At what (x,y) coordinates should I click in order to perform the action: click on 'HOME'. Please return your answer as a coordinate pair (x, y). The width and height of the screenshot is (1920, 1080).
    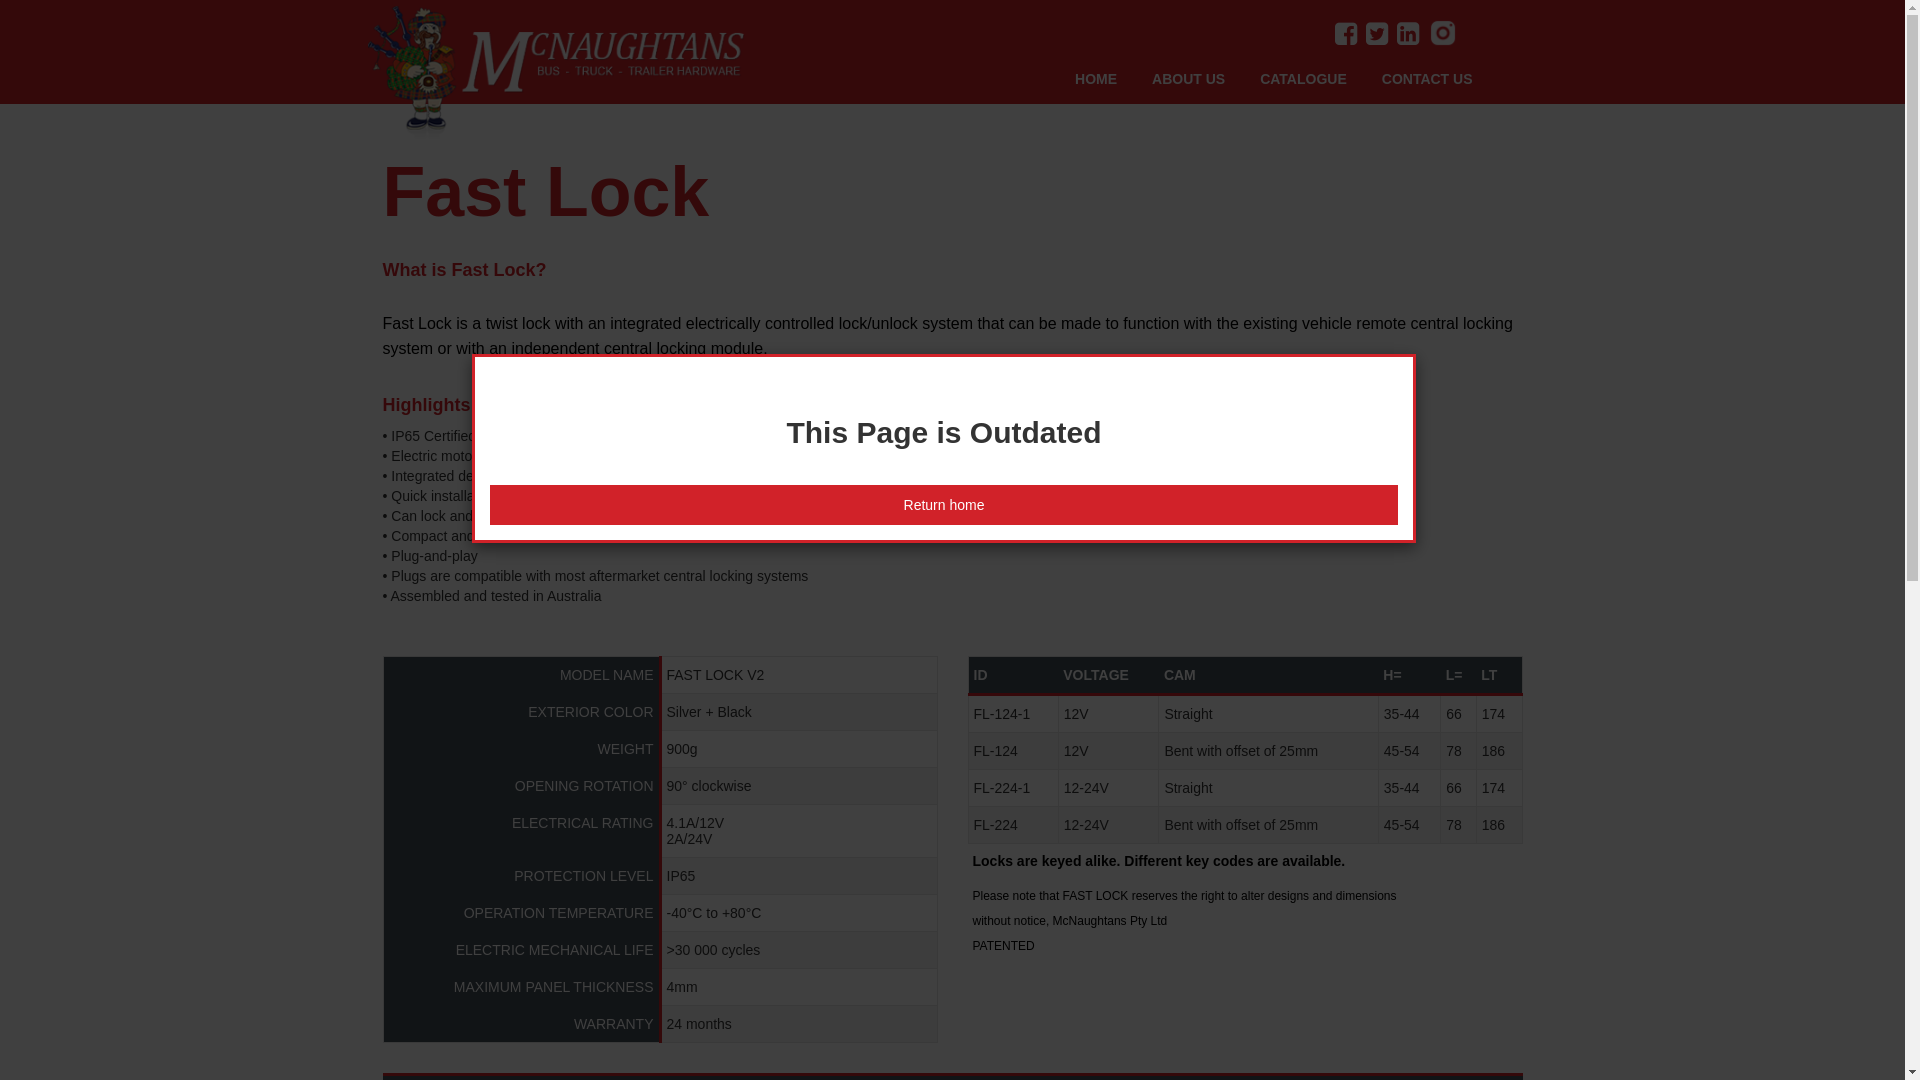
    Looking at the image, I should click on (1112, 77).